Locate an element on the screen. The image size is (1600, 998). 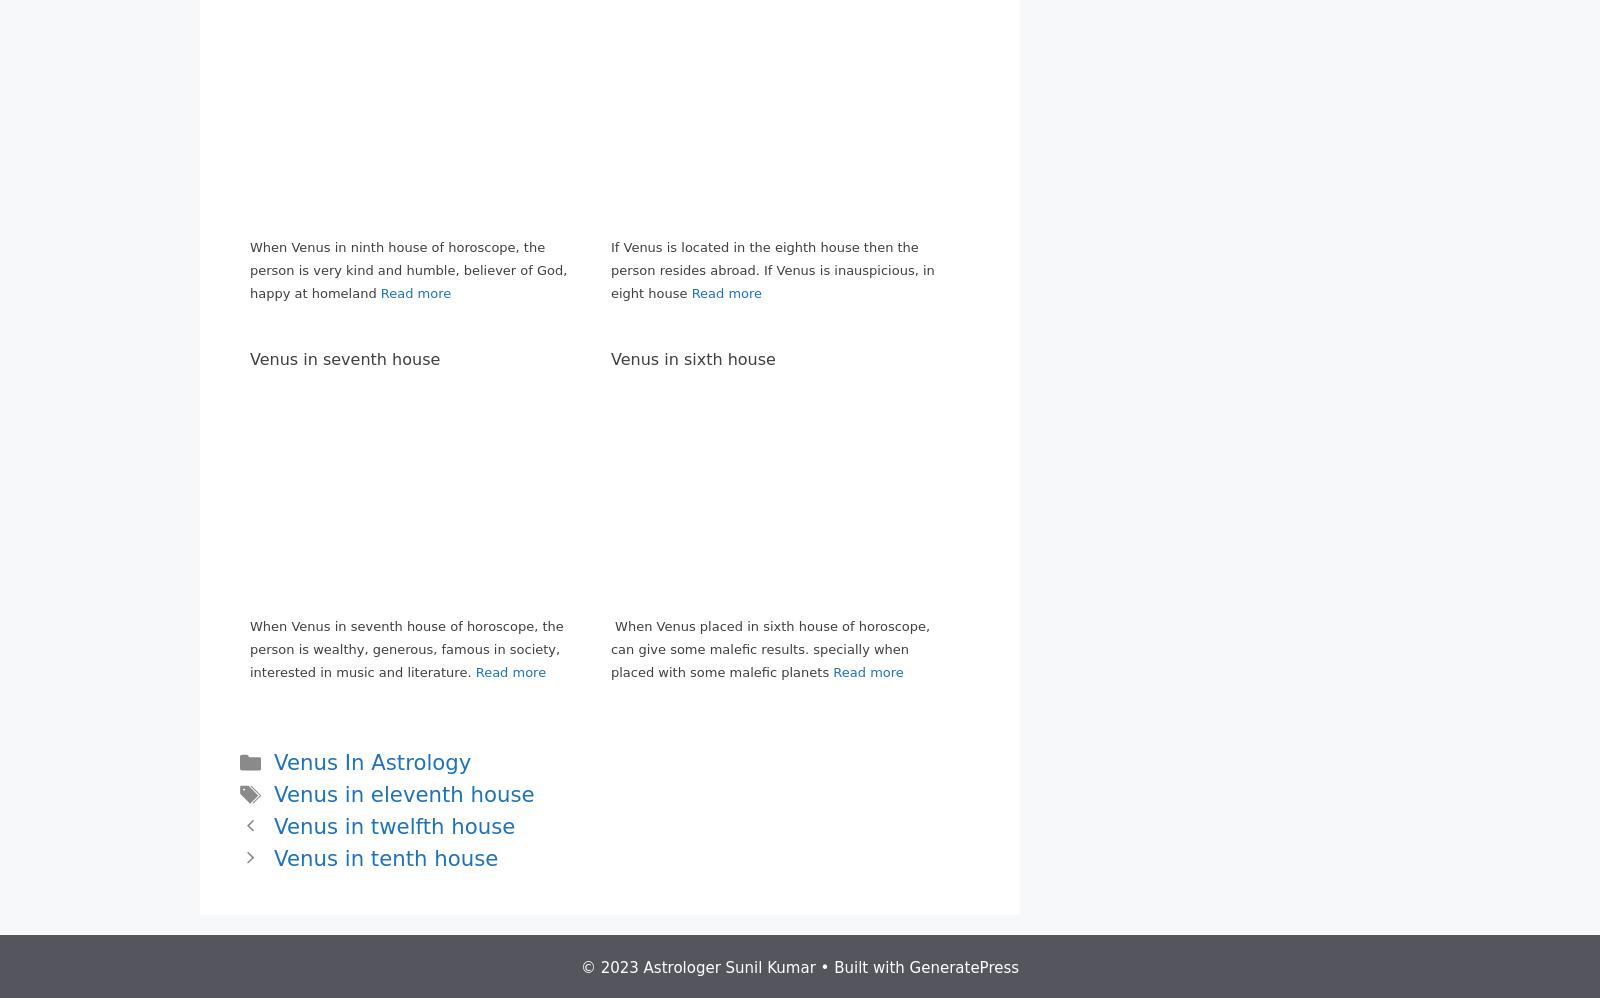
'Venus in eleventh house' is located at coordinates (403, 793).